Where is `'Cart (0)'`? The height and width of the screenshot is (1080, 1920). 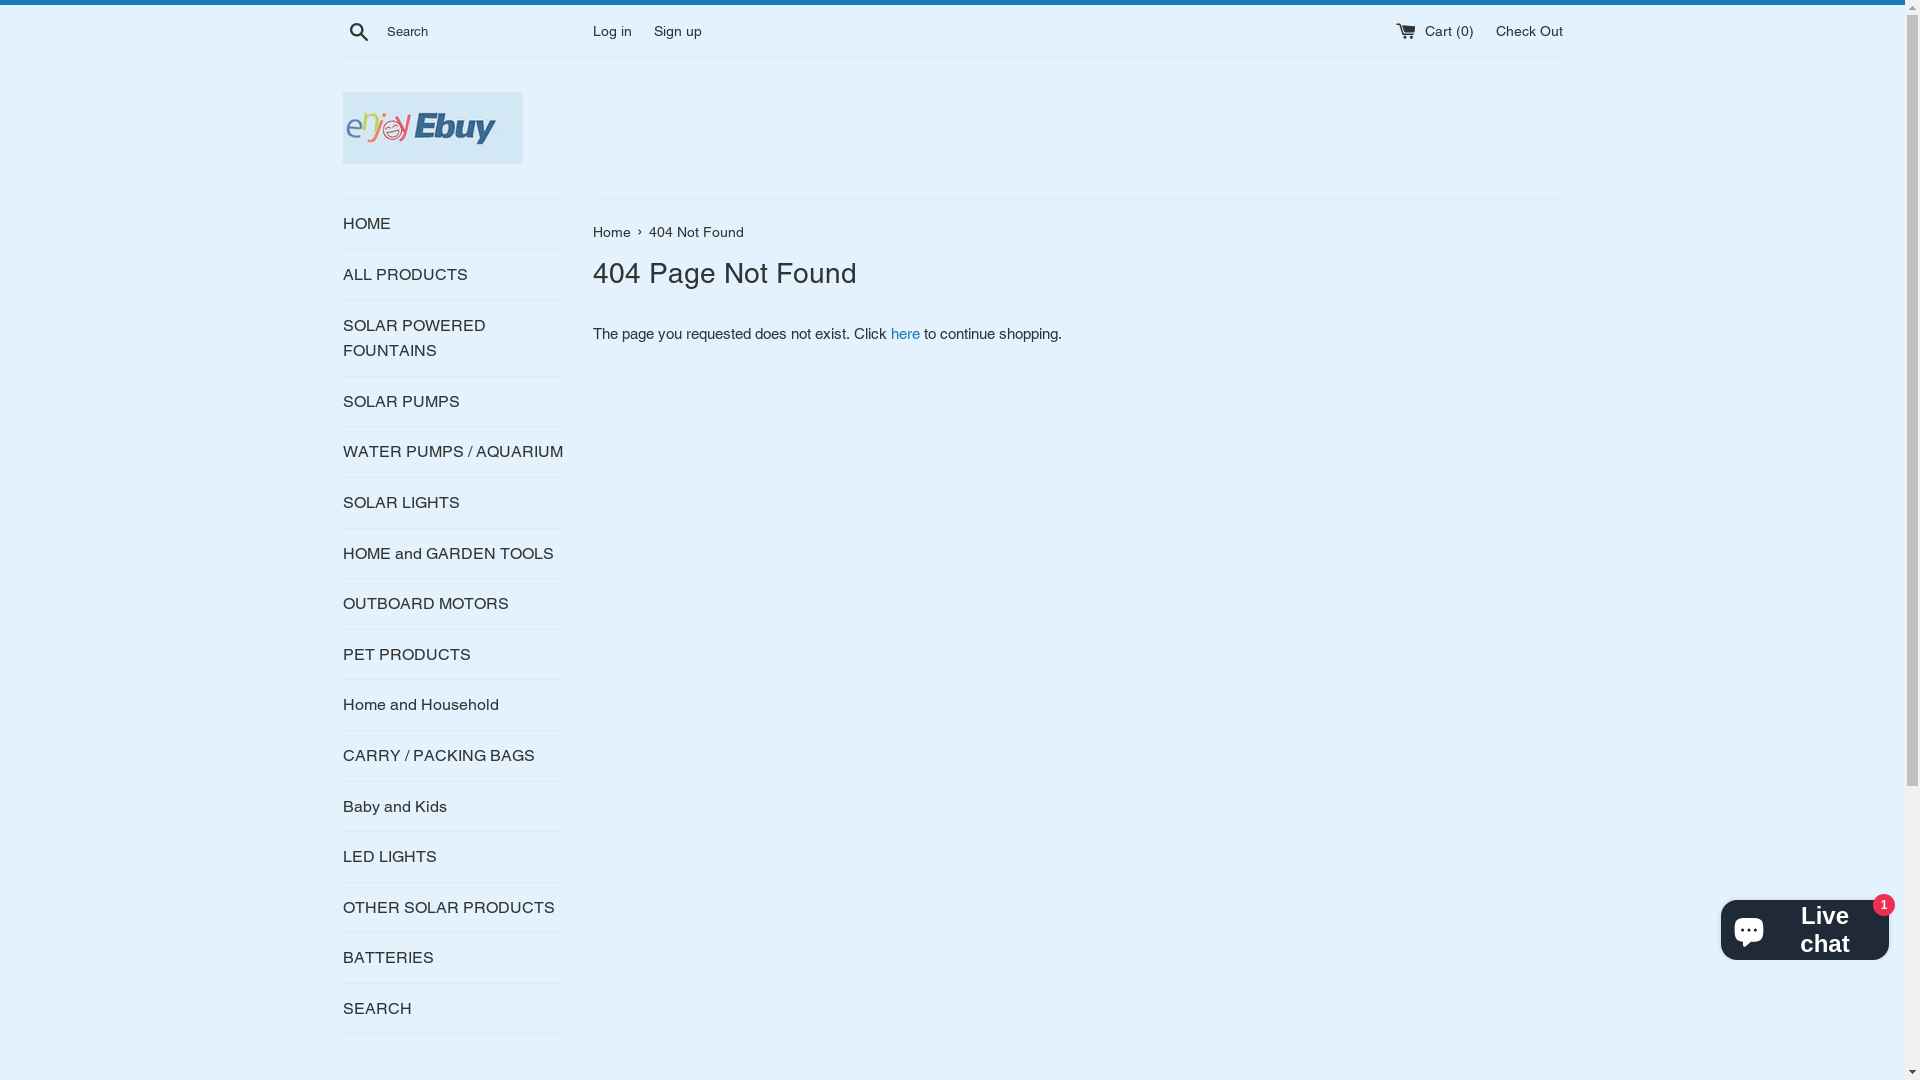
'Cart (0)' is located at coordinates (1435, 30).